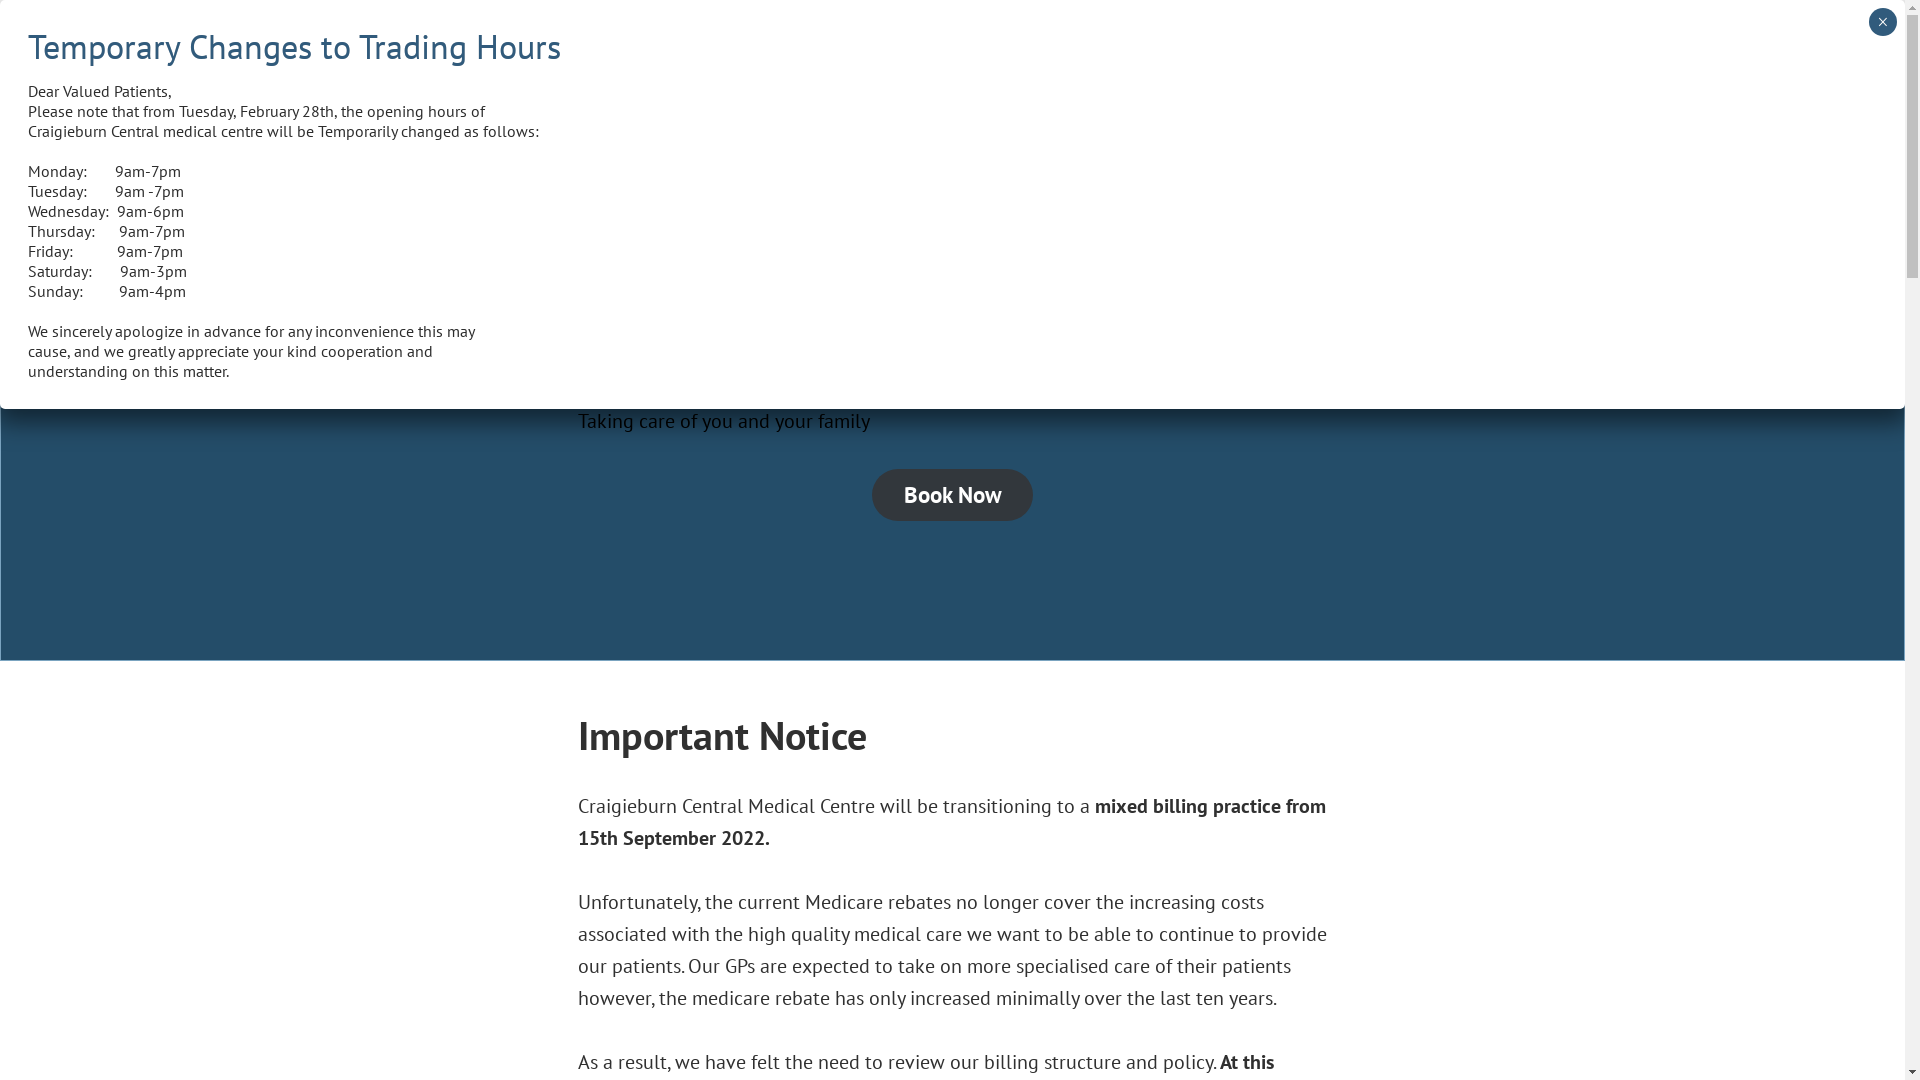 The image size is (1920, 1080). What do you see at coordinates (1180, 60) in the screenshot?
I see `'Our Team'` at bounding box center [1180, 60].